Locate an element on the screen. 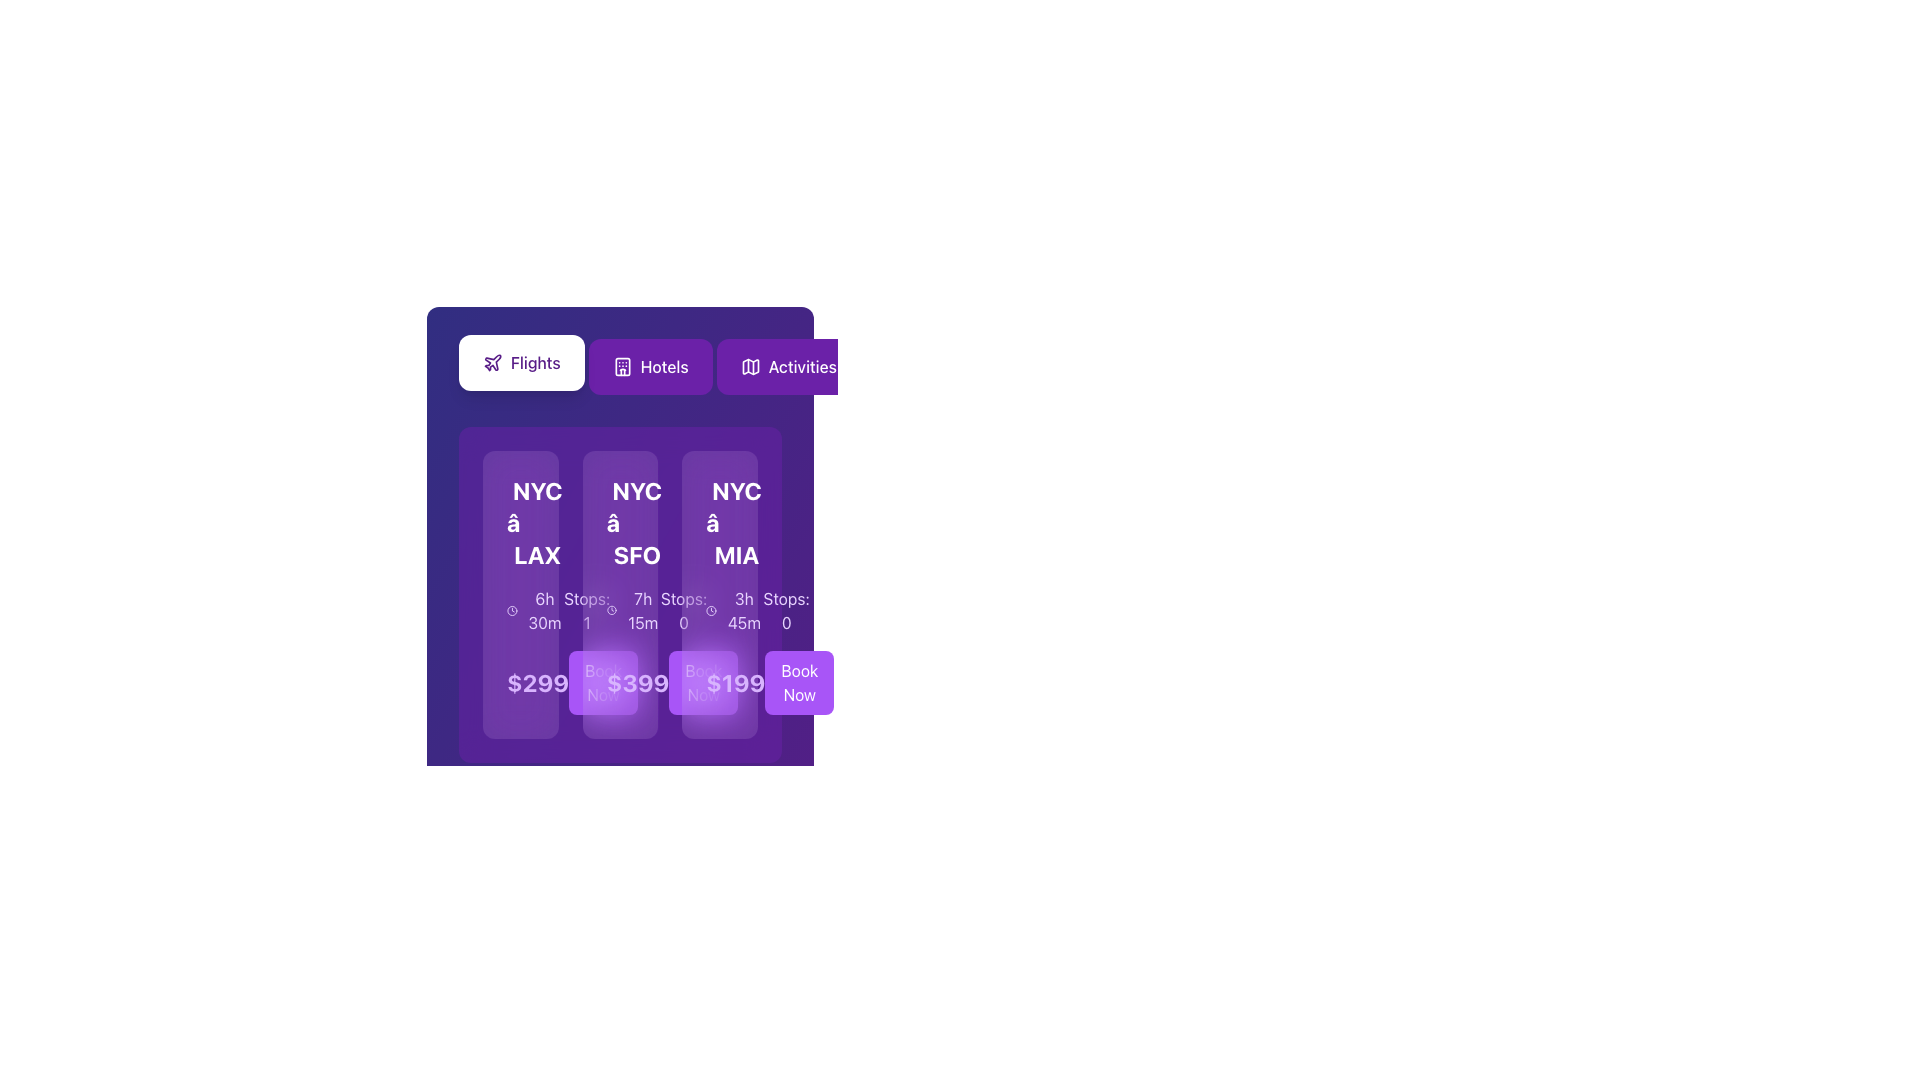  the static text label indicating the number of stops for the flight, positioned under '6h 30m' and to the right of the clock icon is located at coordinates (586, 609).